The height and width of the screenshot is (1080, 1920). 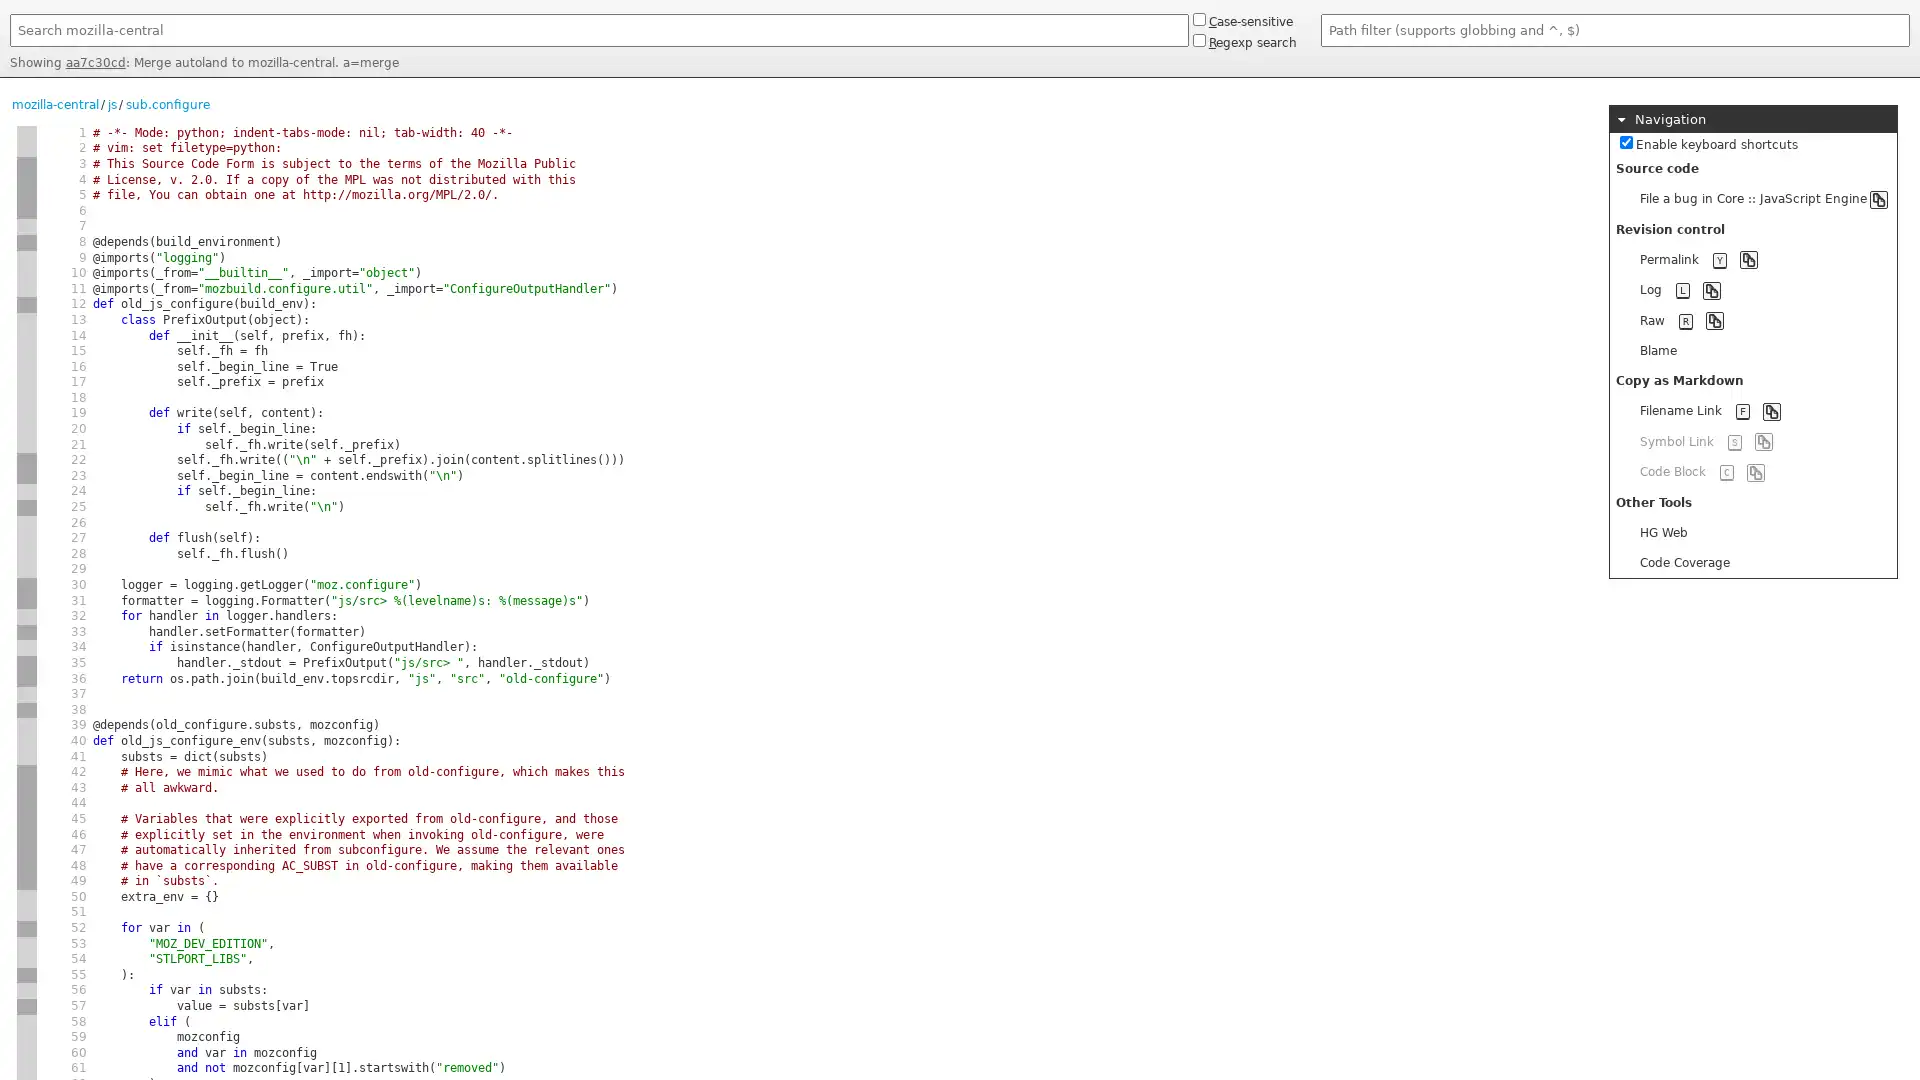 What do you see at coordinates (27, 382) in the screenshot?
I see `same hash 6` at bounding box center [27, 382].